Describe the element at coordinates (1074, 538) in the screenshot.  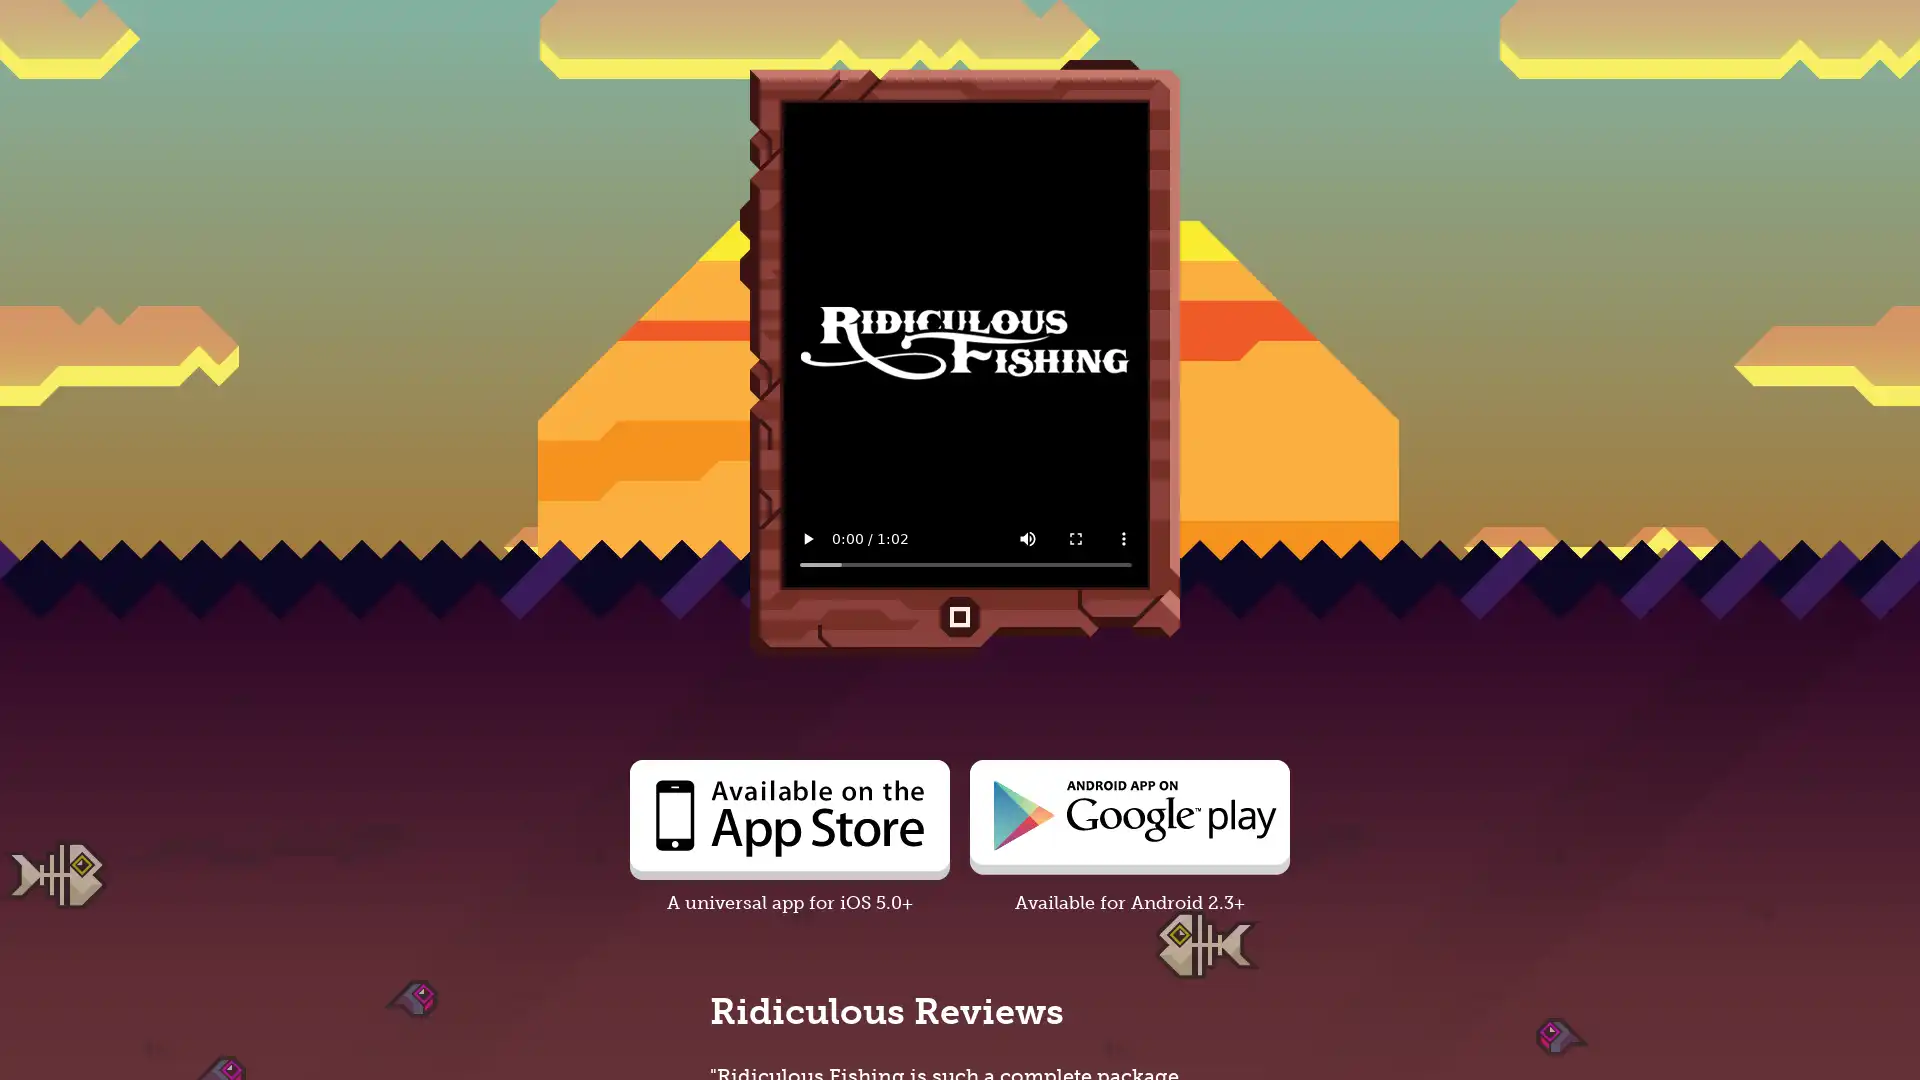
I see `enter full screen` at that location.